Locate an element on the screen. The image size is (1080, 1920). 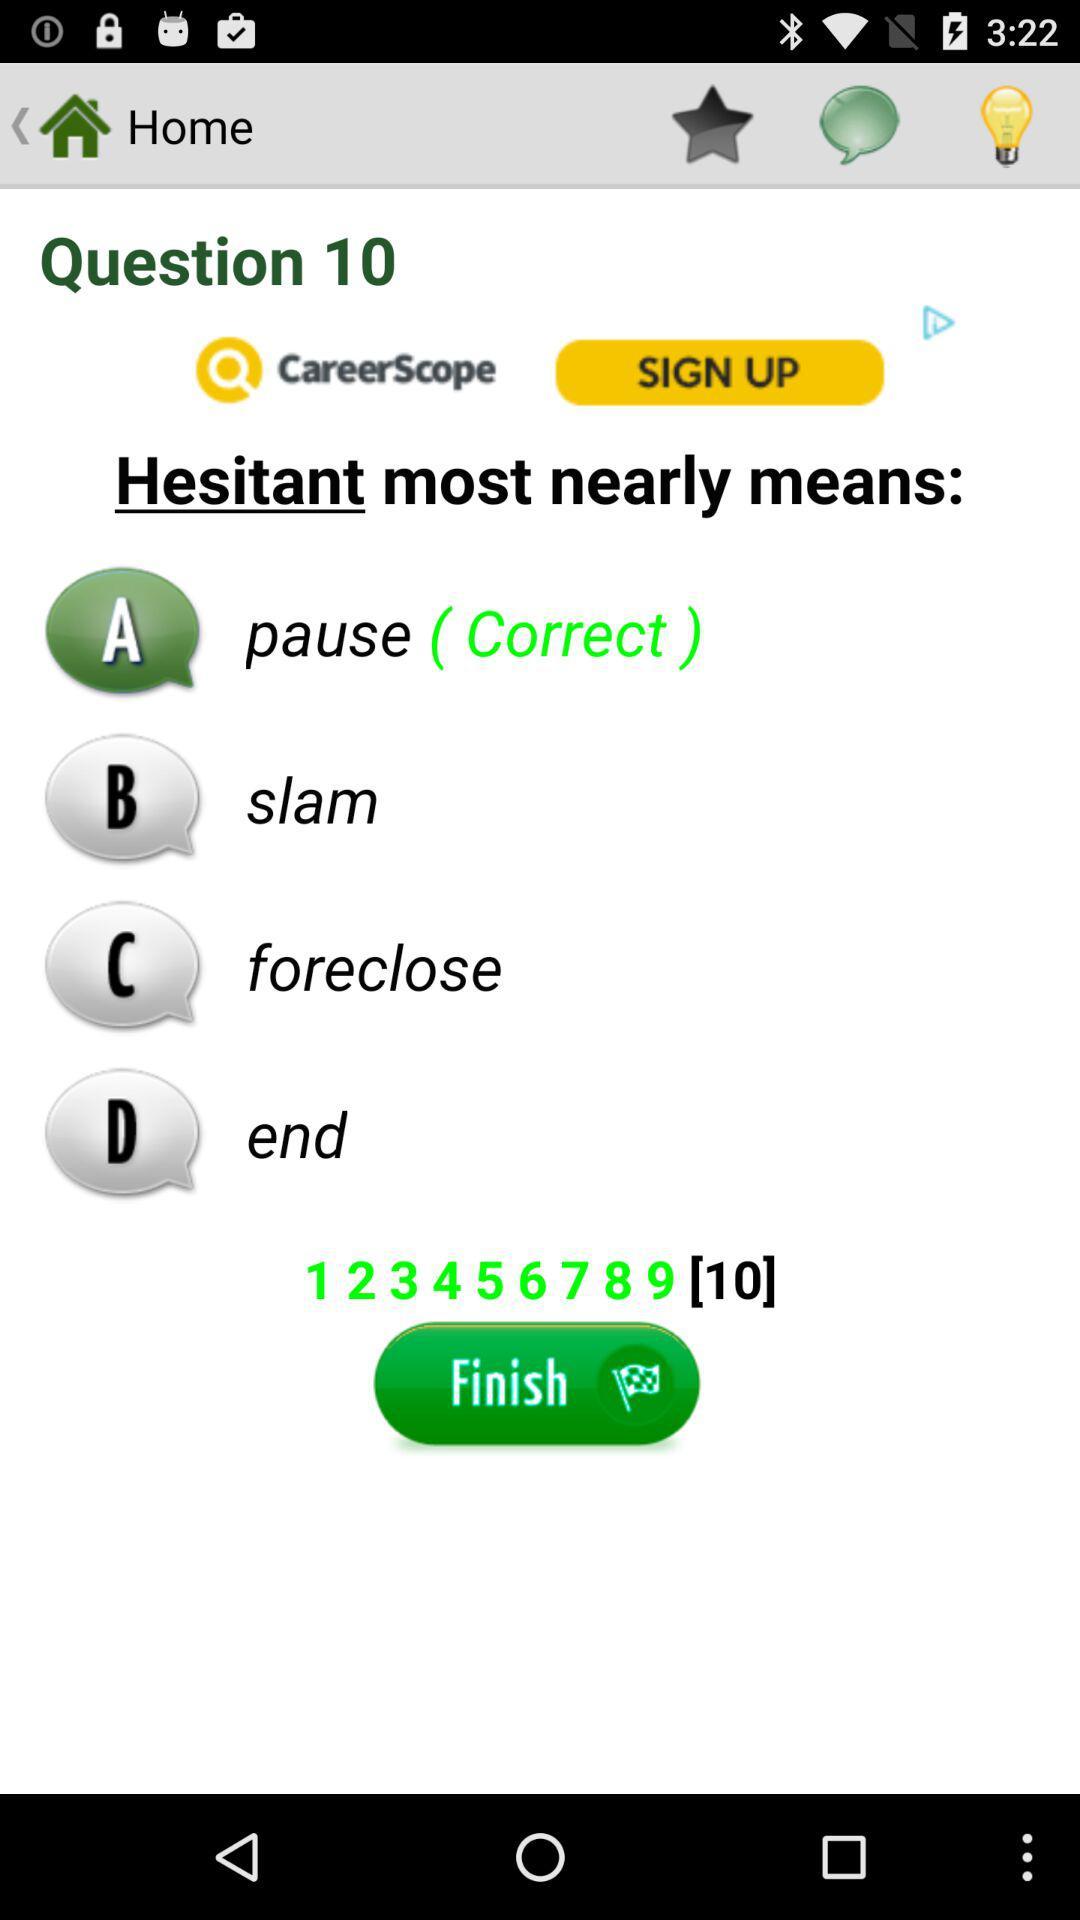
advertisement banner is located at coordinates (540, 368).